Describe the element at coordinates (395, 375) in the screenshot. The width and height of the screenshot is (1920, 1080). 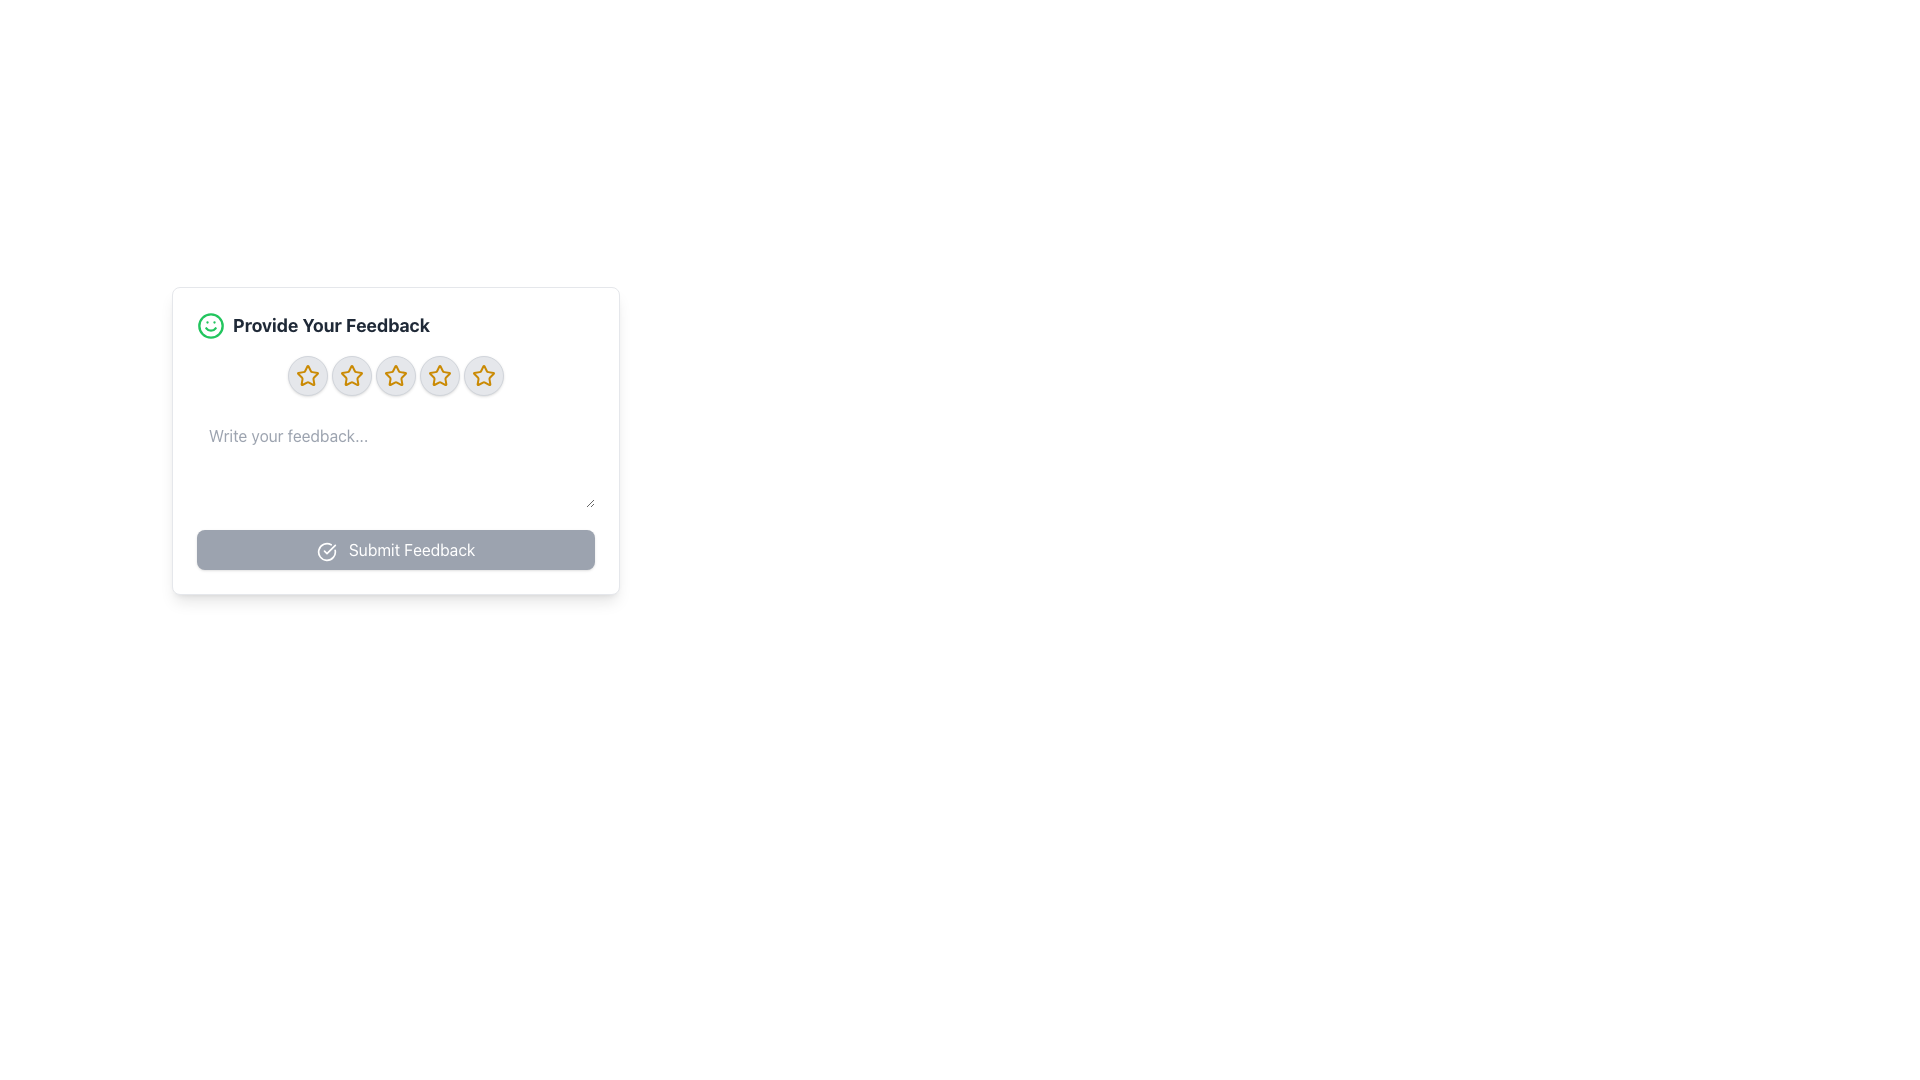
I see `the fourth star icon in the rating system aligned horizontally in the feedback section below 'Provide Your Feedback'` at that location.